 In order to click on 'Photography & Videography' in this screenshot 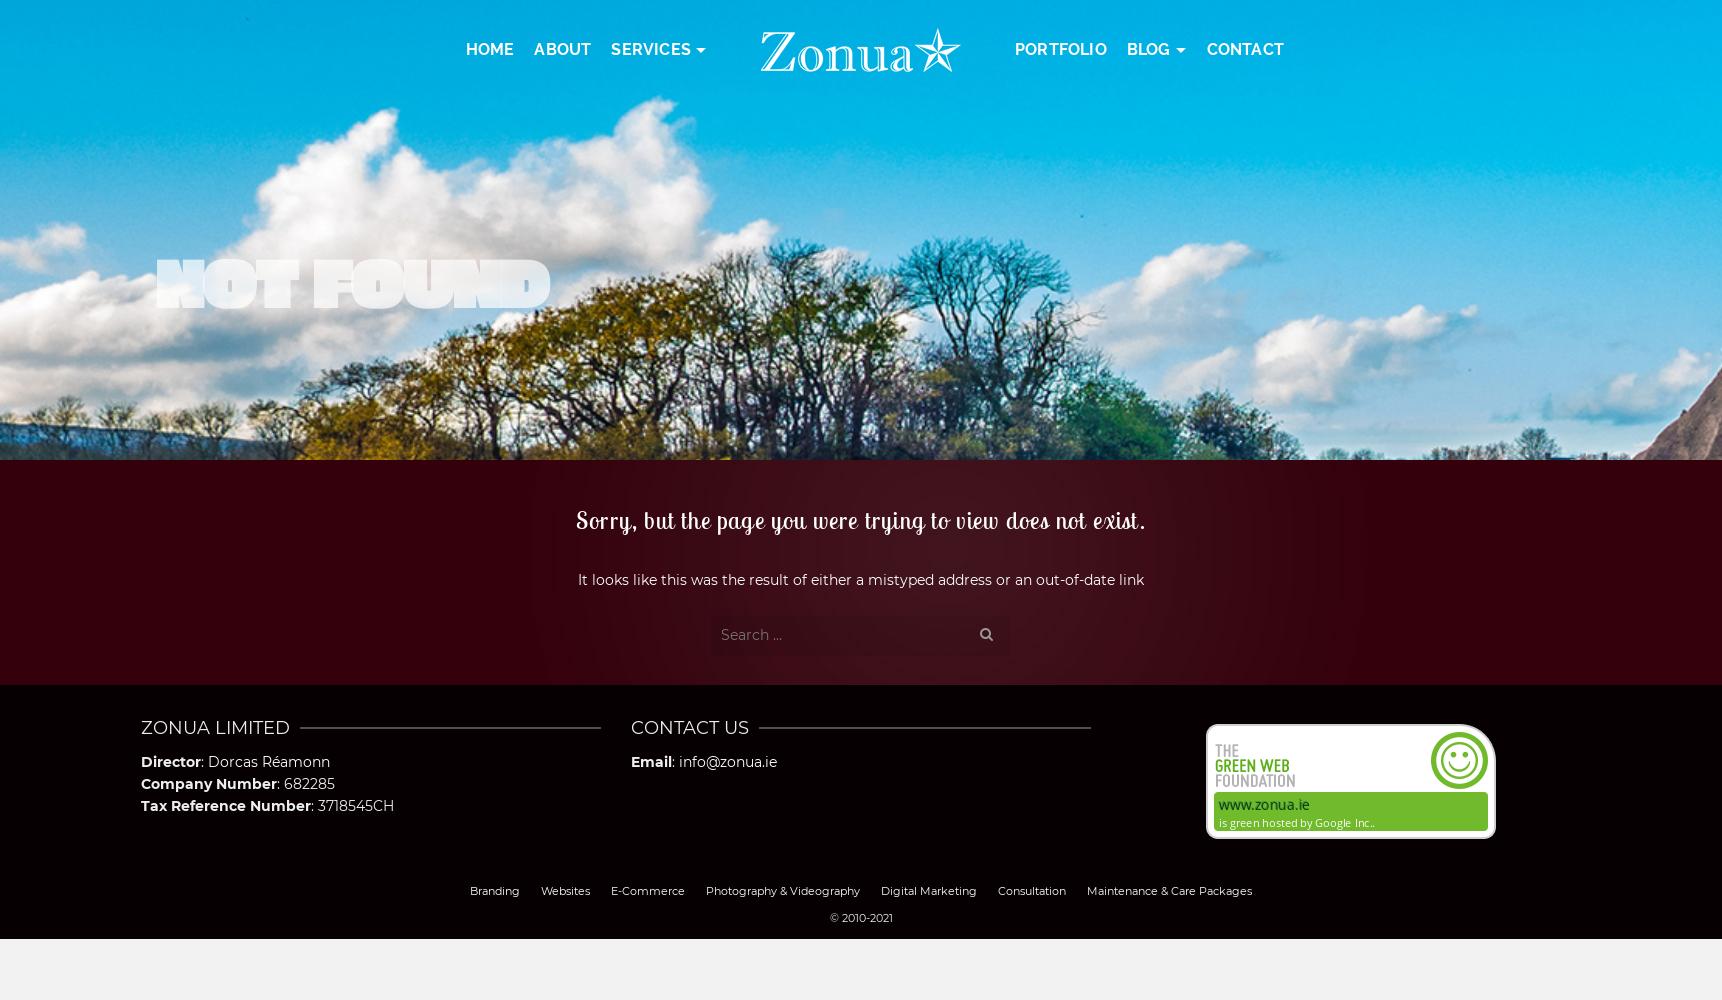, I will do `click(782, 890)`.